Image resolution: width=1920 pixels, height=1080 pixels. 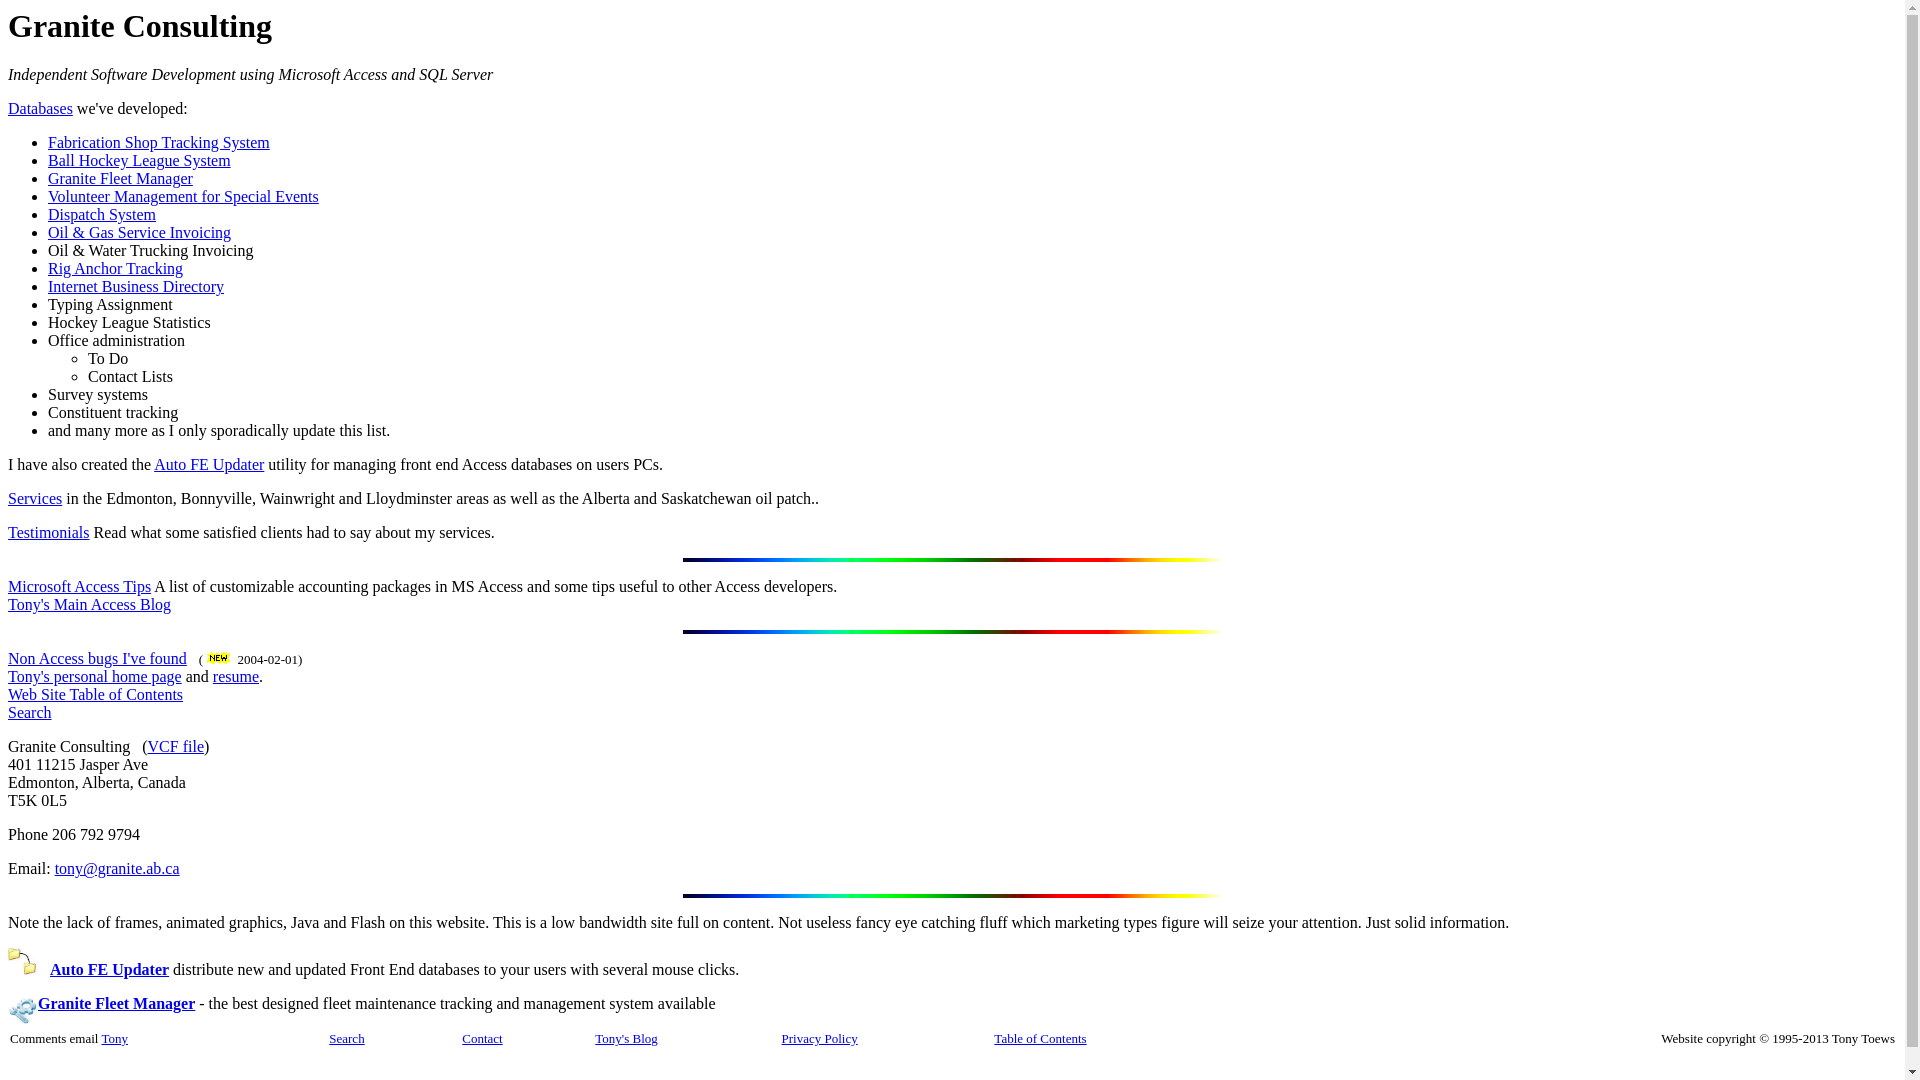 What do you see at coordinates (460, 1036) in the screenshot?
I see `'Contact'` at bounding box center [460, 1036].